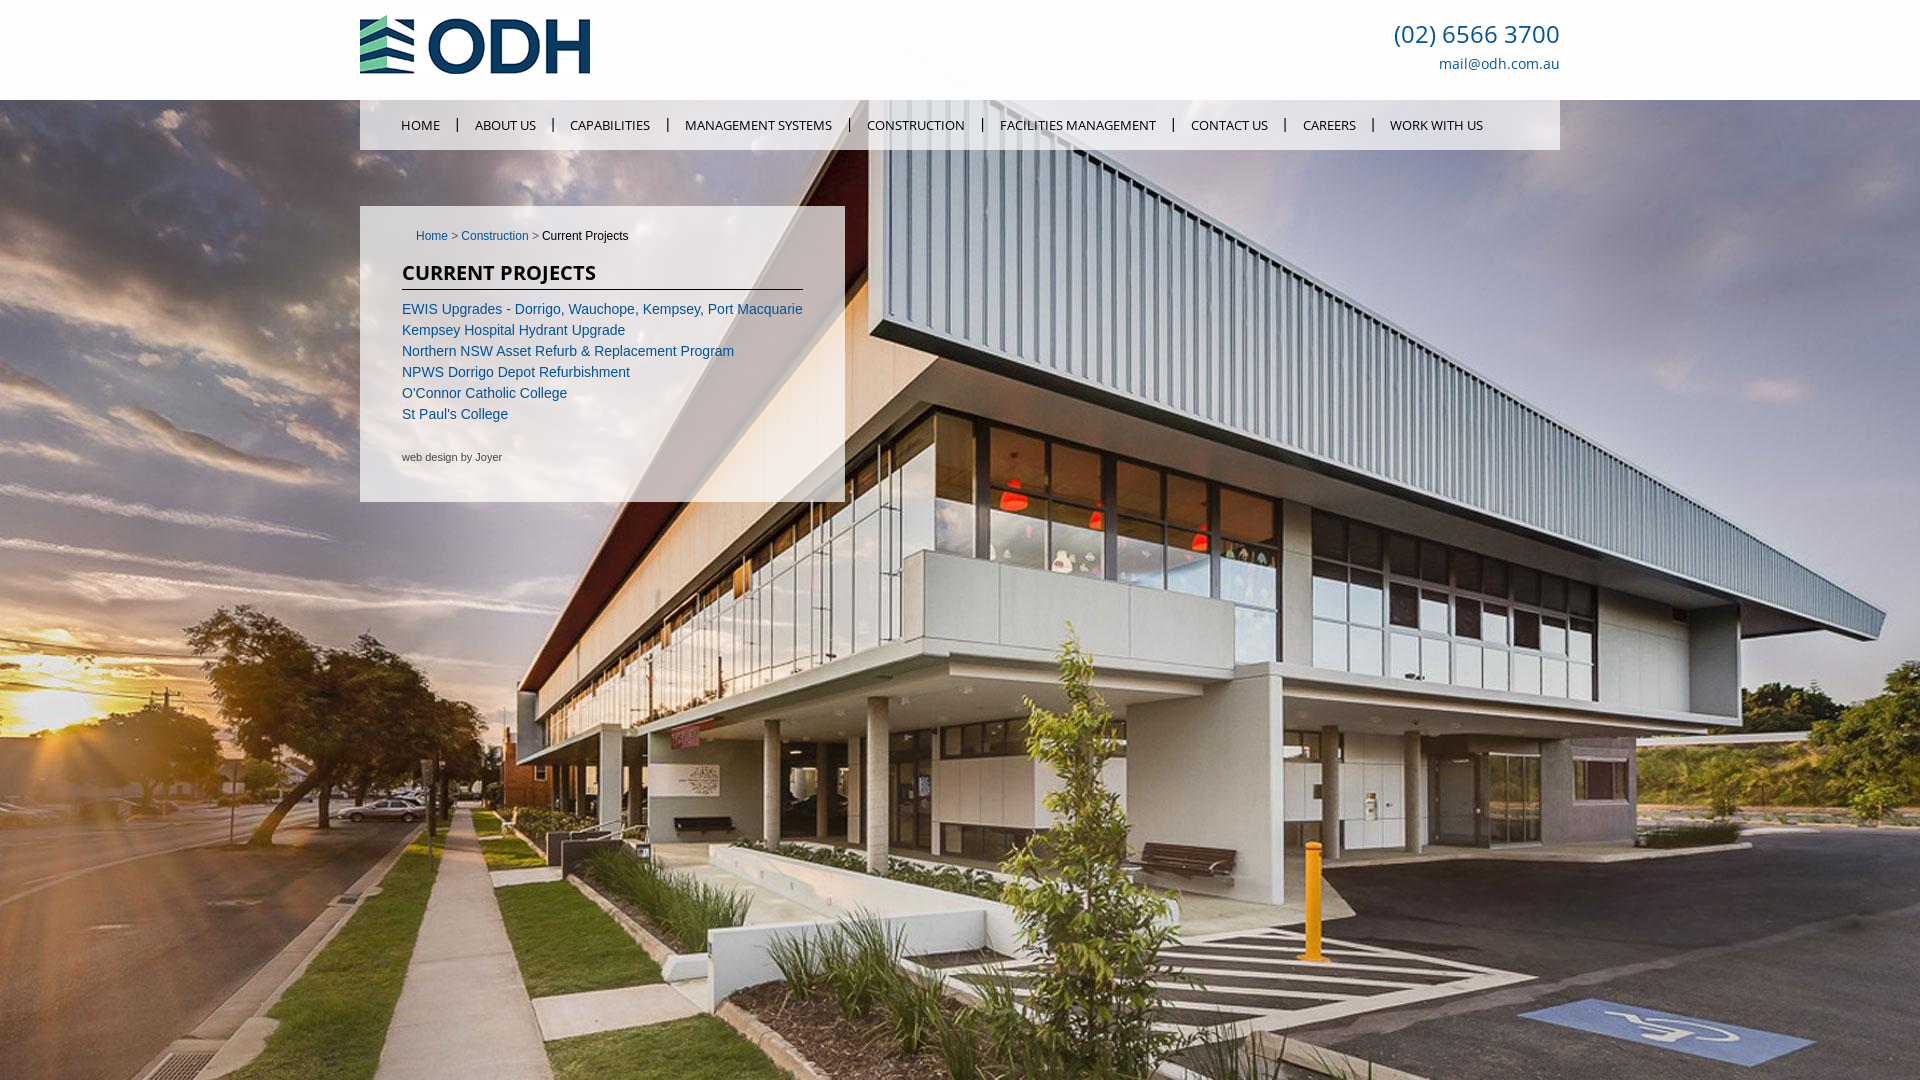 This screenshot has height=1080, width=1920. I want to click on 'mail@odh.com.au', so click(1499, 62).